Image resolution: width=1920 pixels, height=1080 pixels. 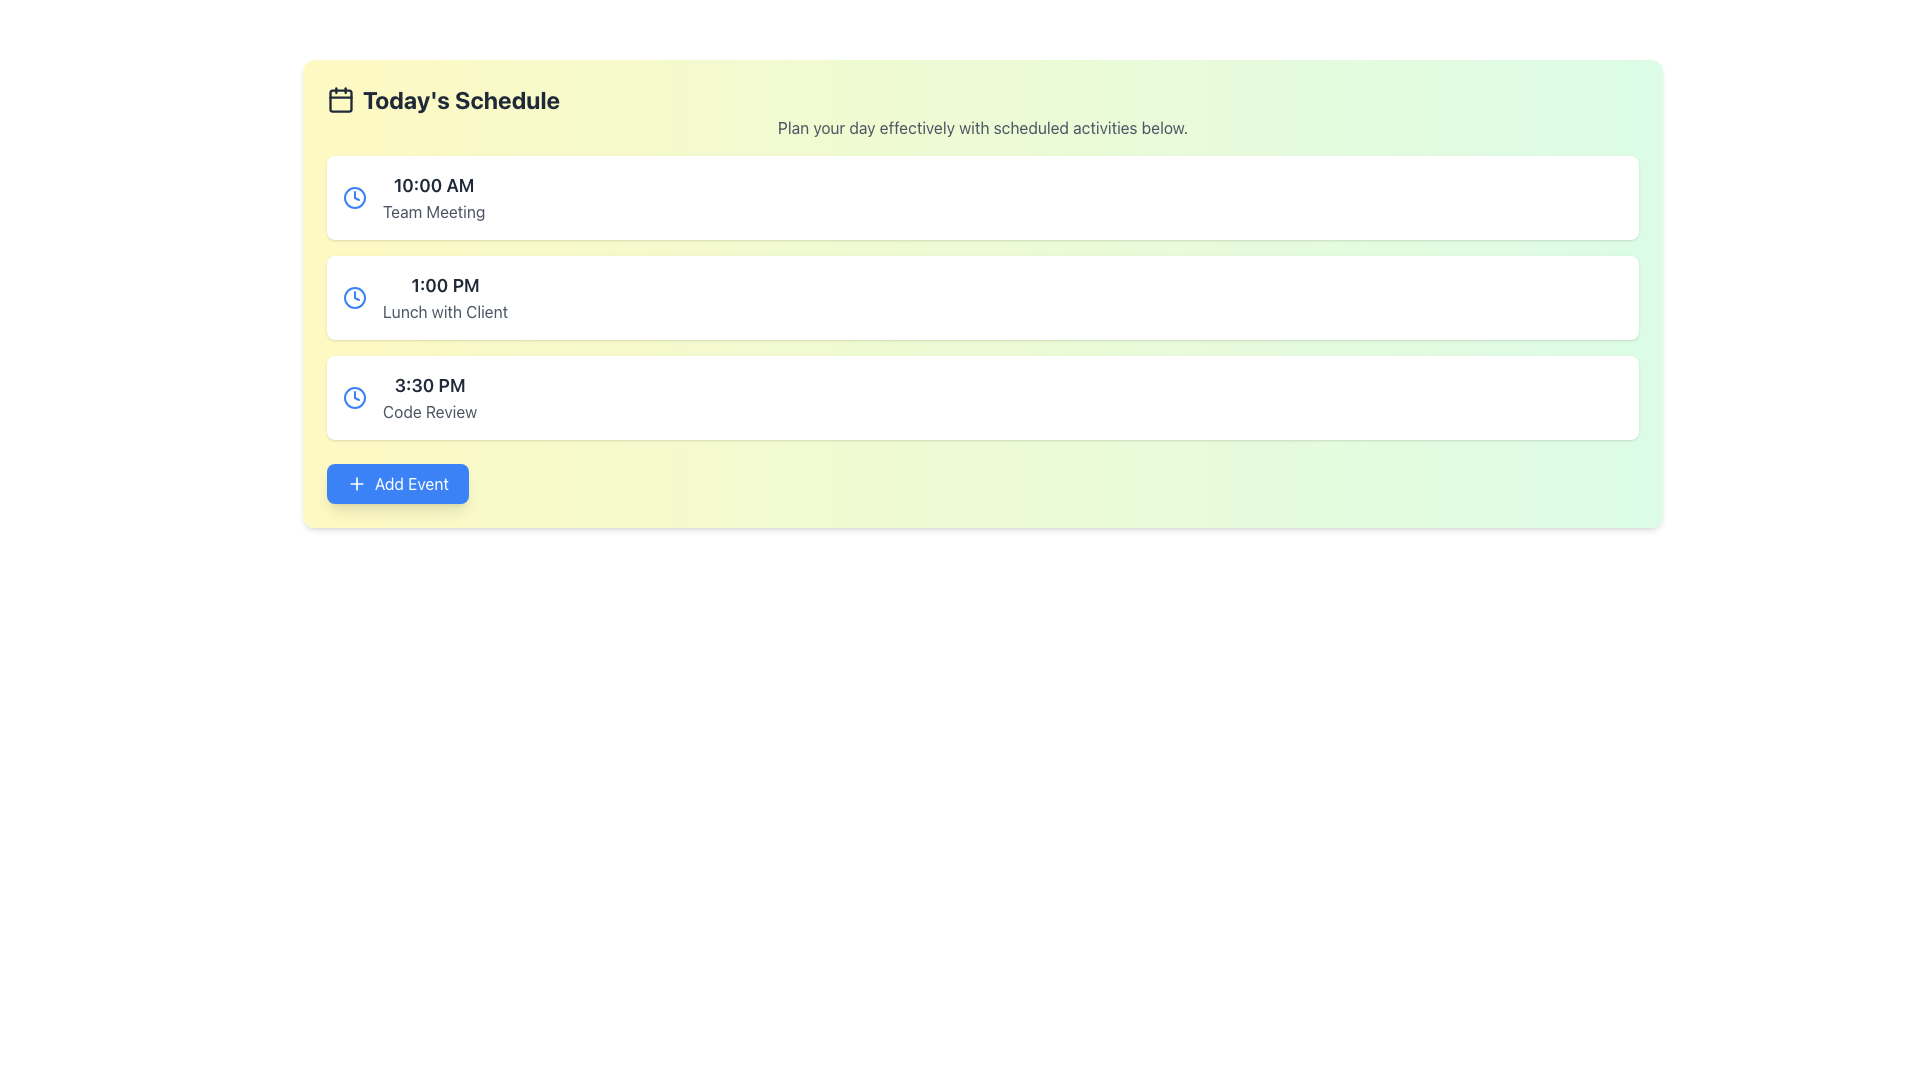 I want to click on the details of the scheduled event 'Lunch with Client' at 1:00 PM, which is the second item in the schedule/calendar interface, so click(x=983, y=297).